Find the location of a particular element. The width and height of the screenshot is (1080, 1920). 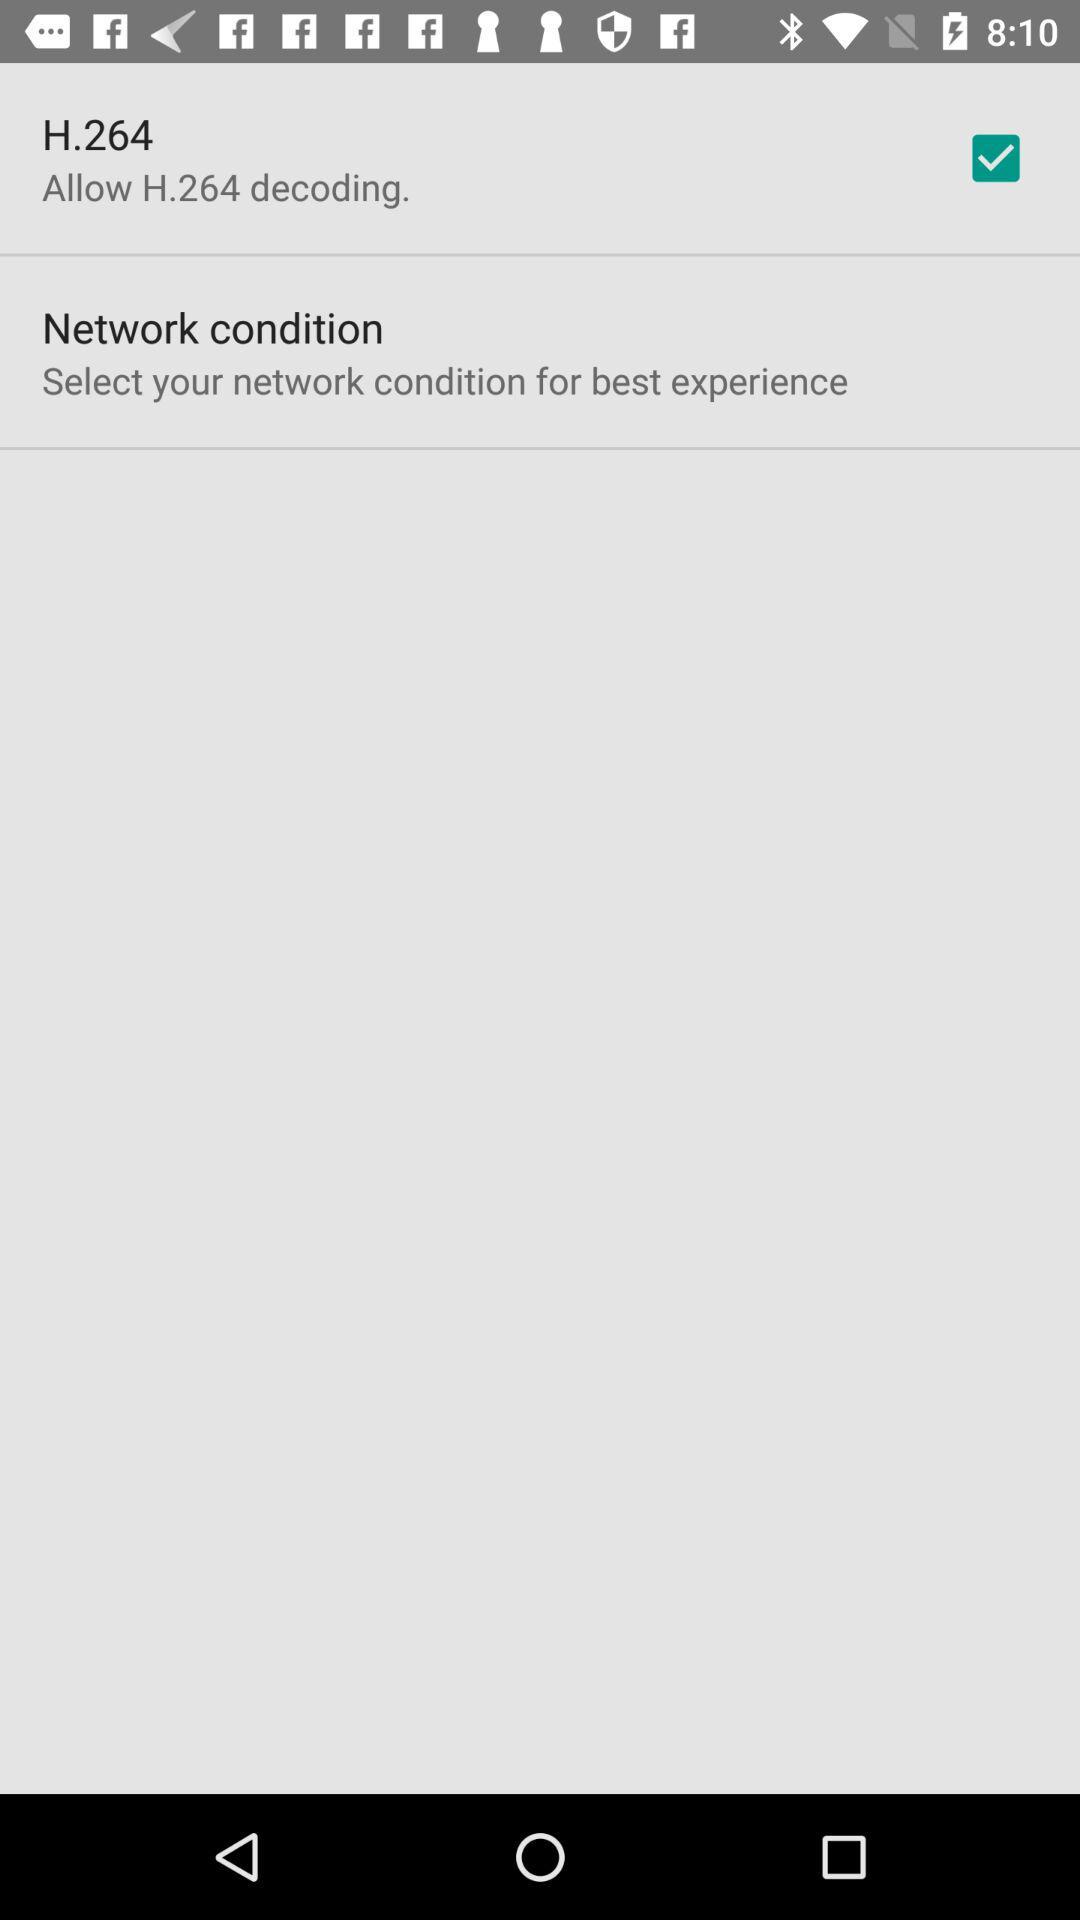

app next to the allow h 264 app is located at coordinates (995, 157).